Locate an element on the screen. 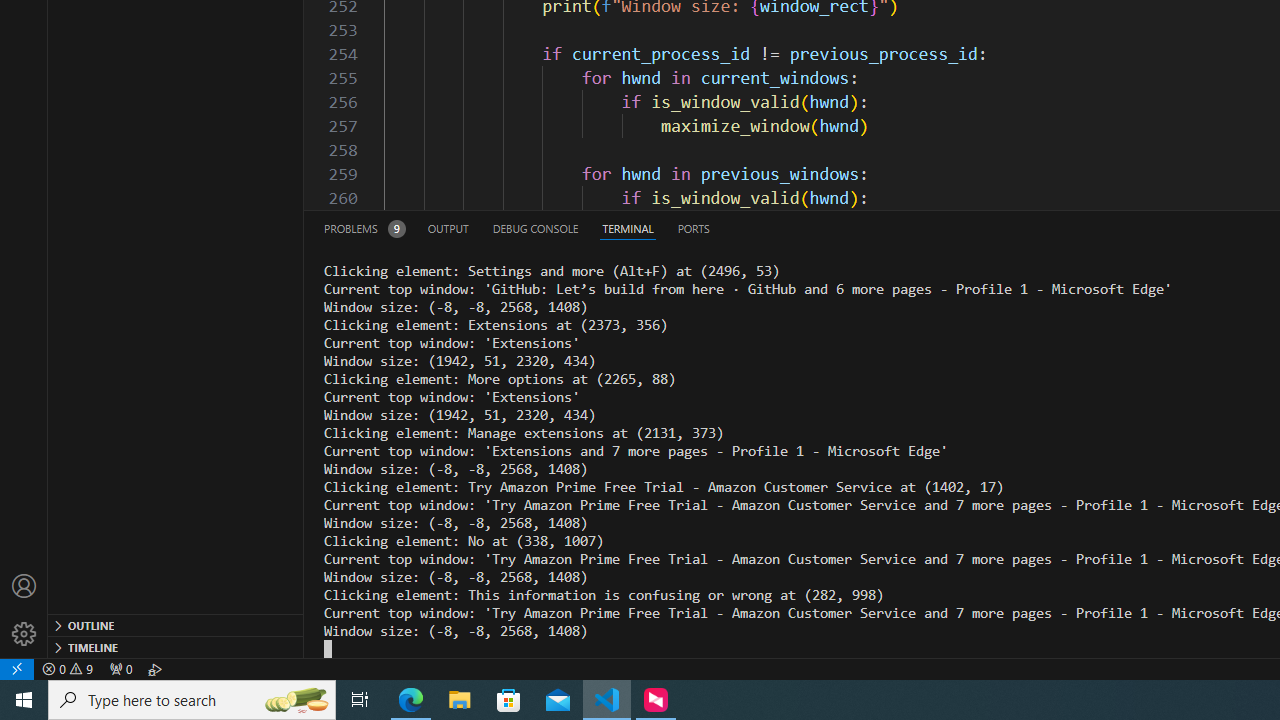 The height and width of the screenshot is (720, 1280). 'Warnings: 9' is located at coordinates (67, 668).